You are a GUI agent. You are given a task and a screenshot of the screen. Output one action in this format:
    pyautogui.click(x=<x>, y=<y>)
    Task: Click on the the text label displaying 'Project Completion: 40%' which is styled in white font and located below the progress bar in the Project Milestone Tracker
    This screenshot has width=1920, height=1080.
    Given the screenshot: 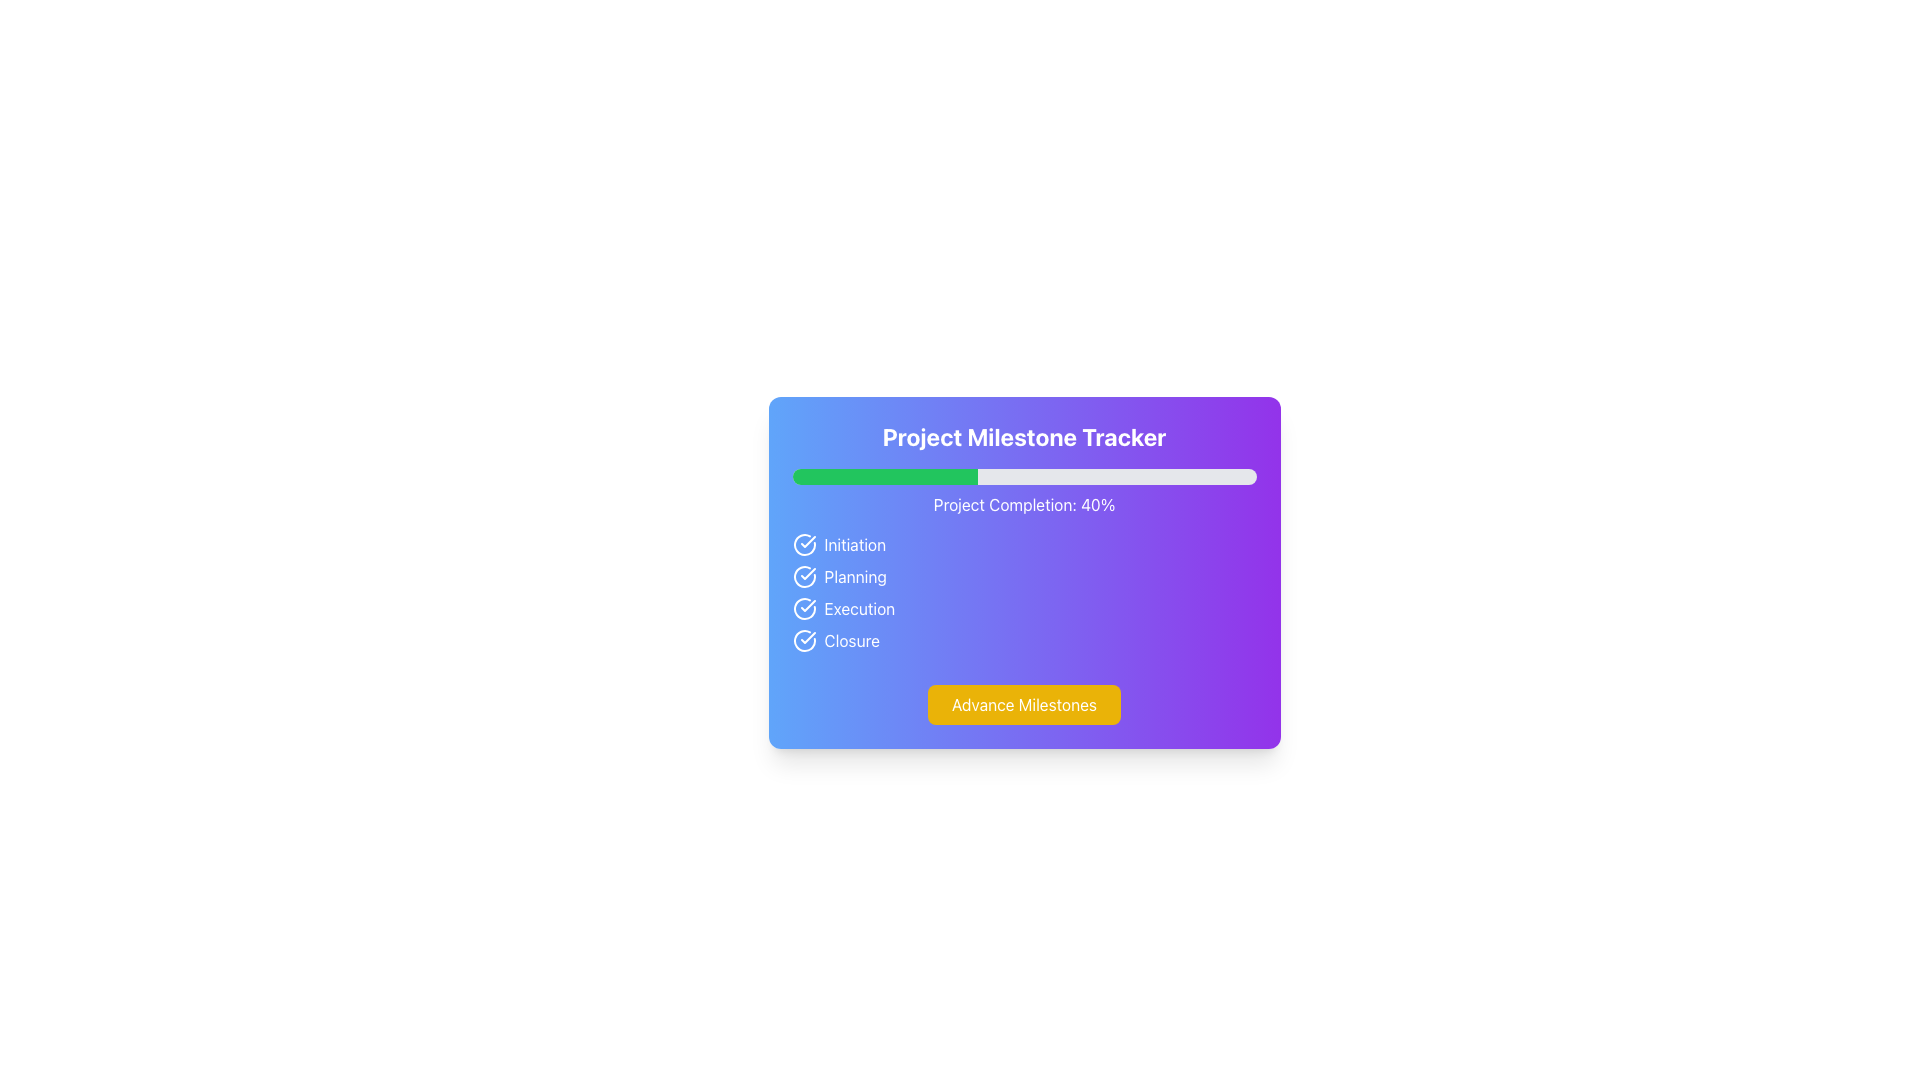 What is the action you would take?
    pyautogui.click(x=1024, y=504)
    